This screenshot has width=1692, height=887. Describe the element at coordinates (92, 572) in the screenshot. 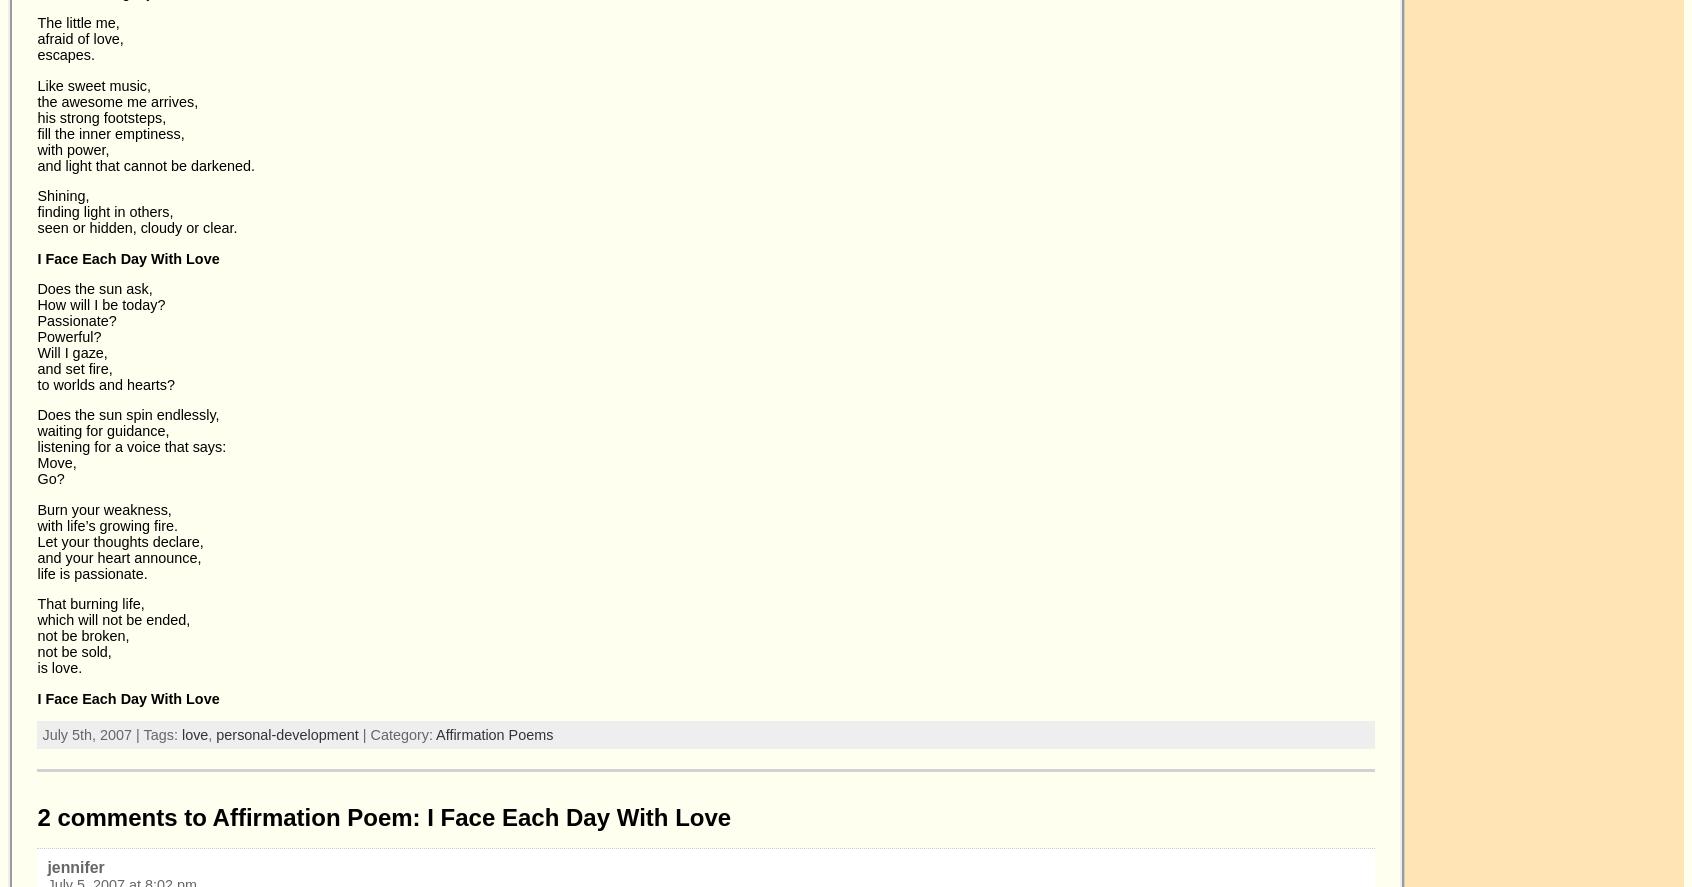

I see `'life is passionate.'` at that location.